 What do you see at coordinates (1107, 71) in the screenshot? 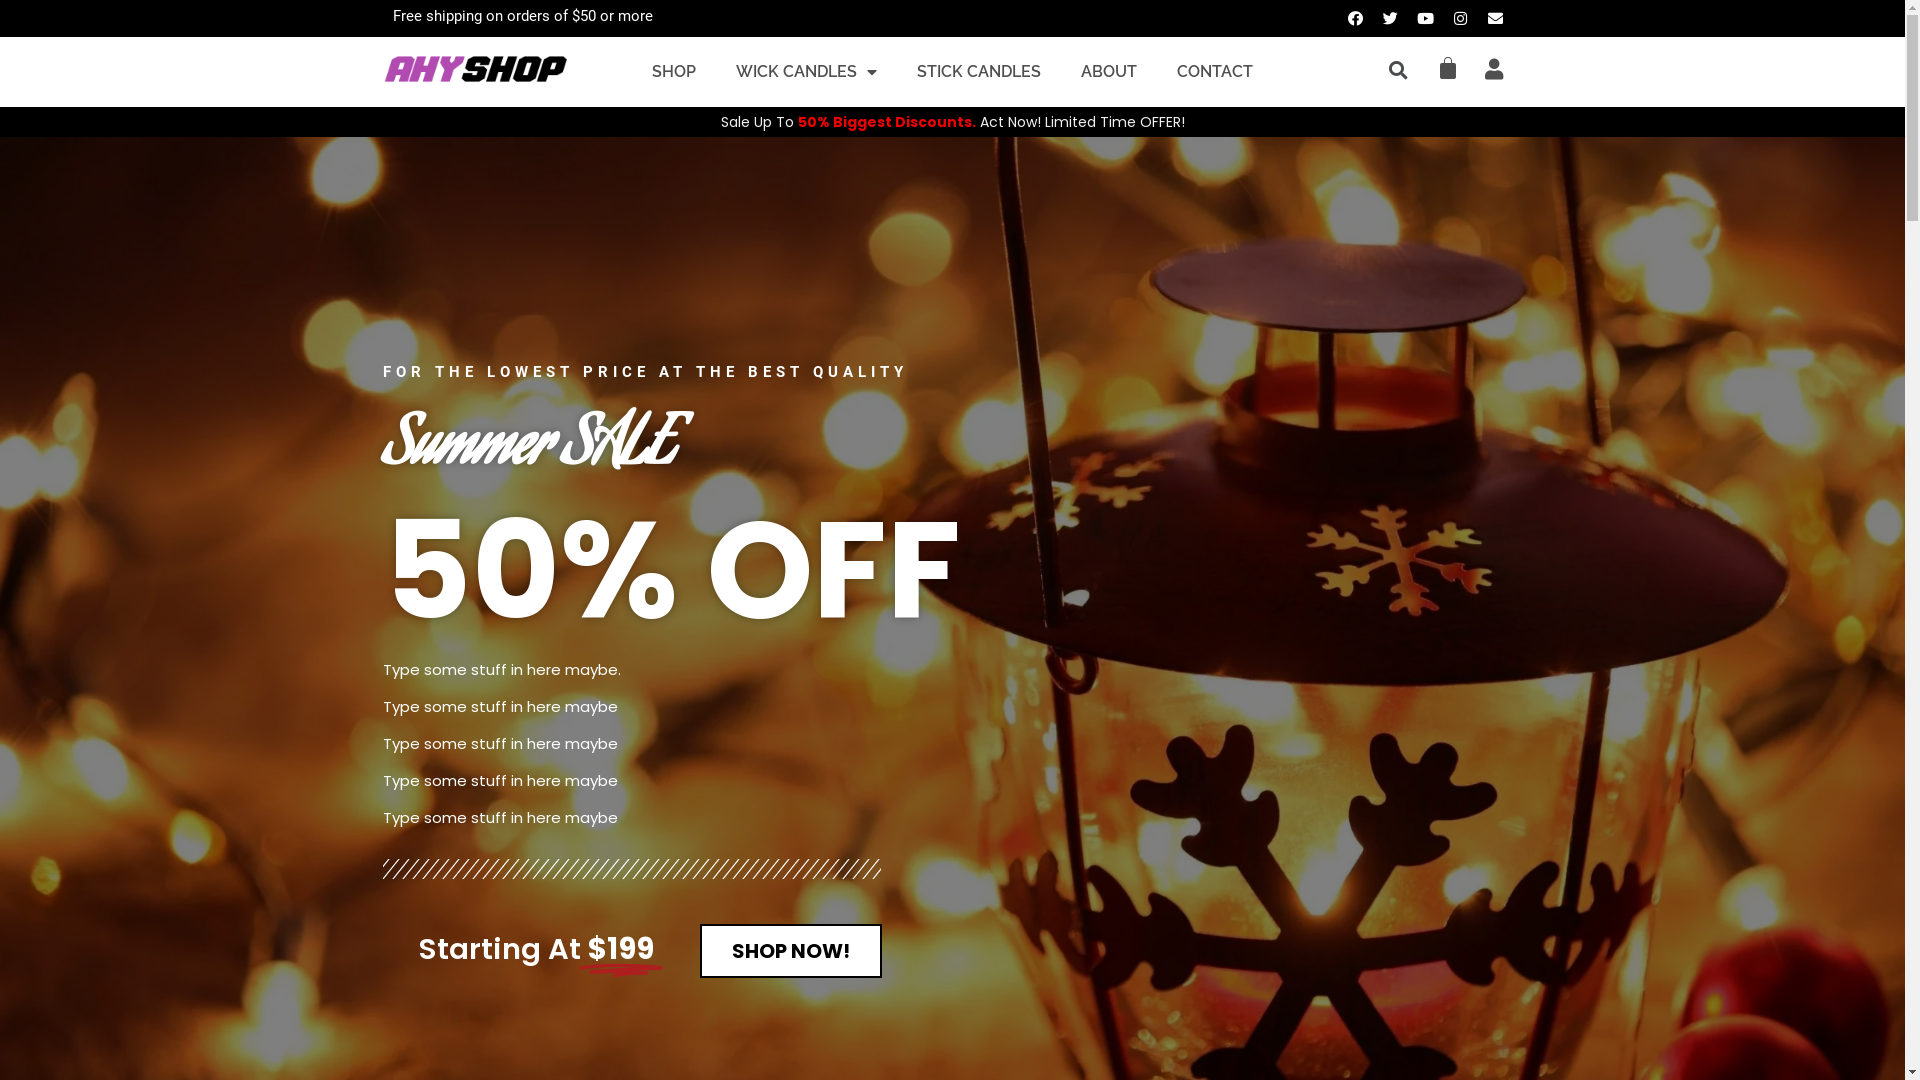
I see `'ABOUT'` at bounding box center [1107, 71].